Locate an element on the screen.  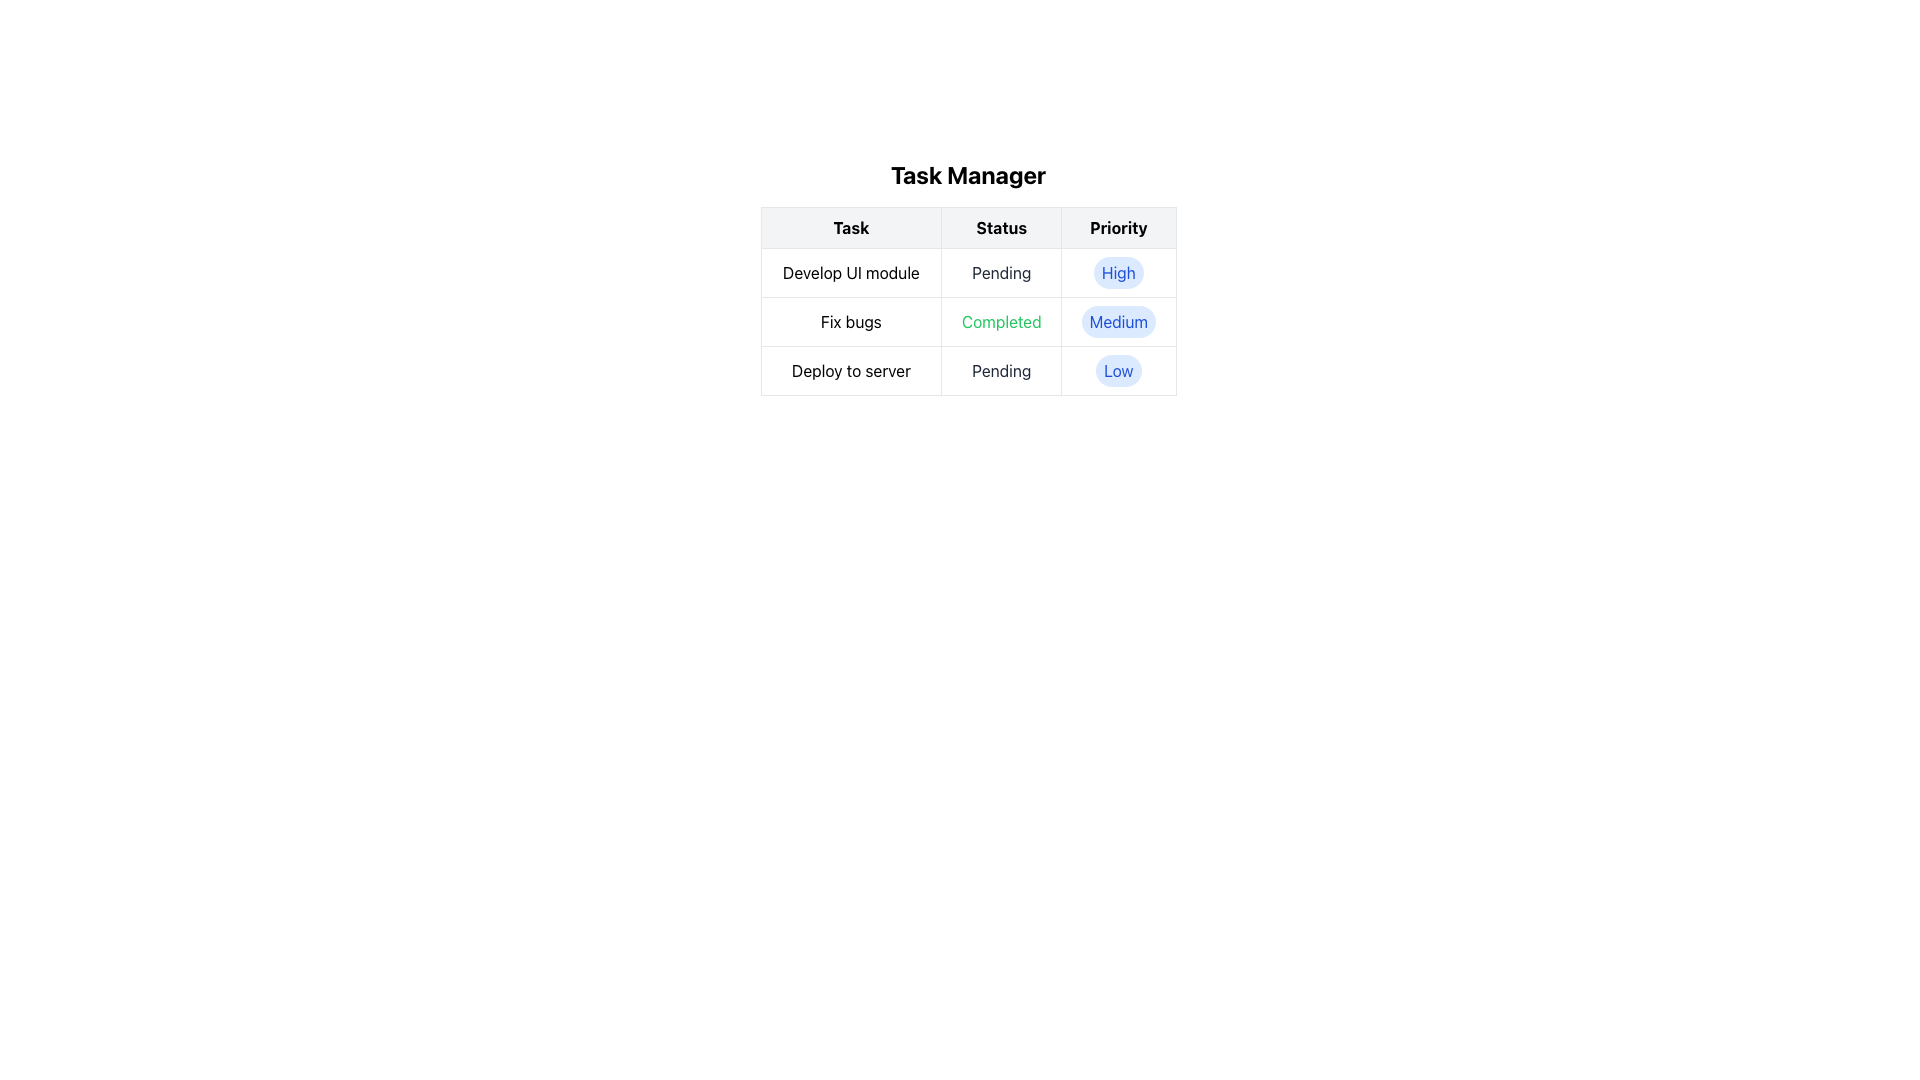
the static text label displaying 'Pending' which is located under the 'Status' column and part of the 'Deploy to server' row is located at coordinates (1001, 370).